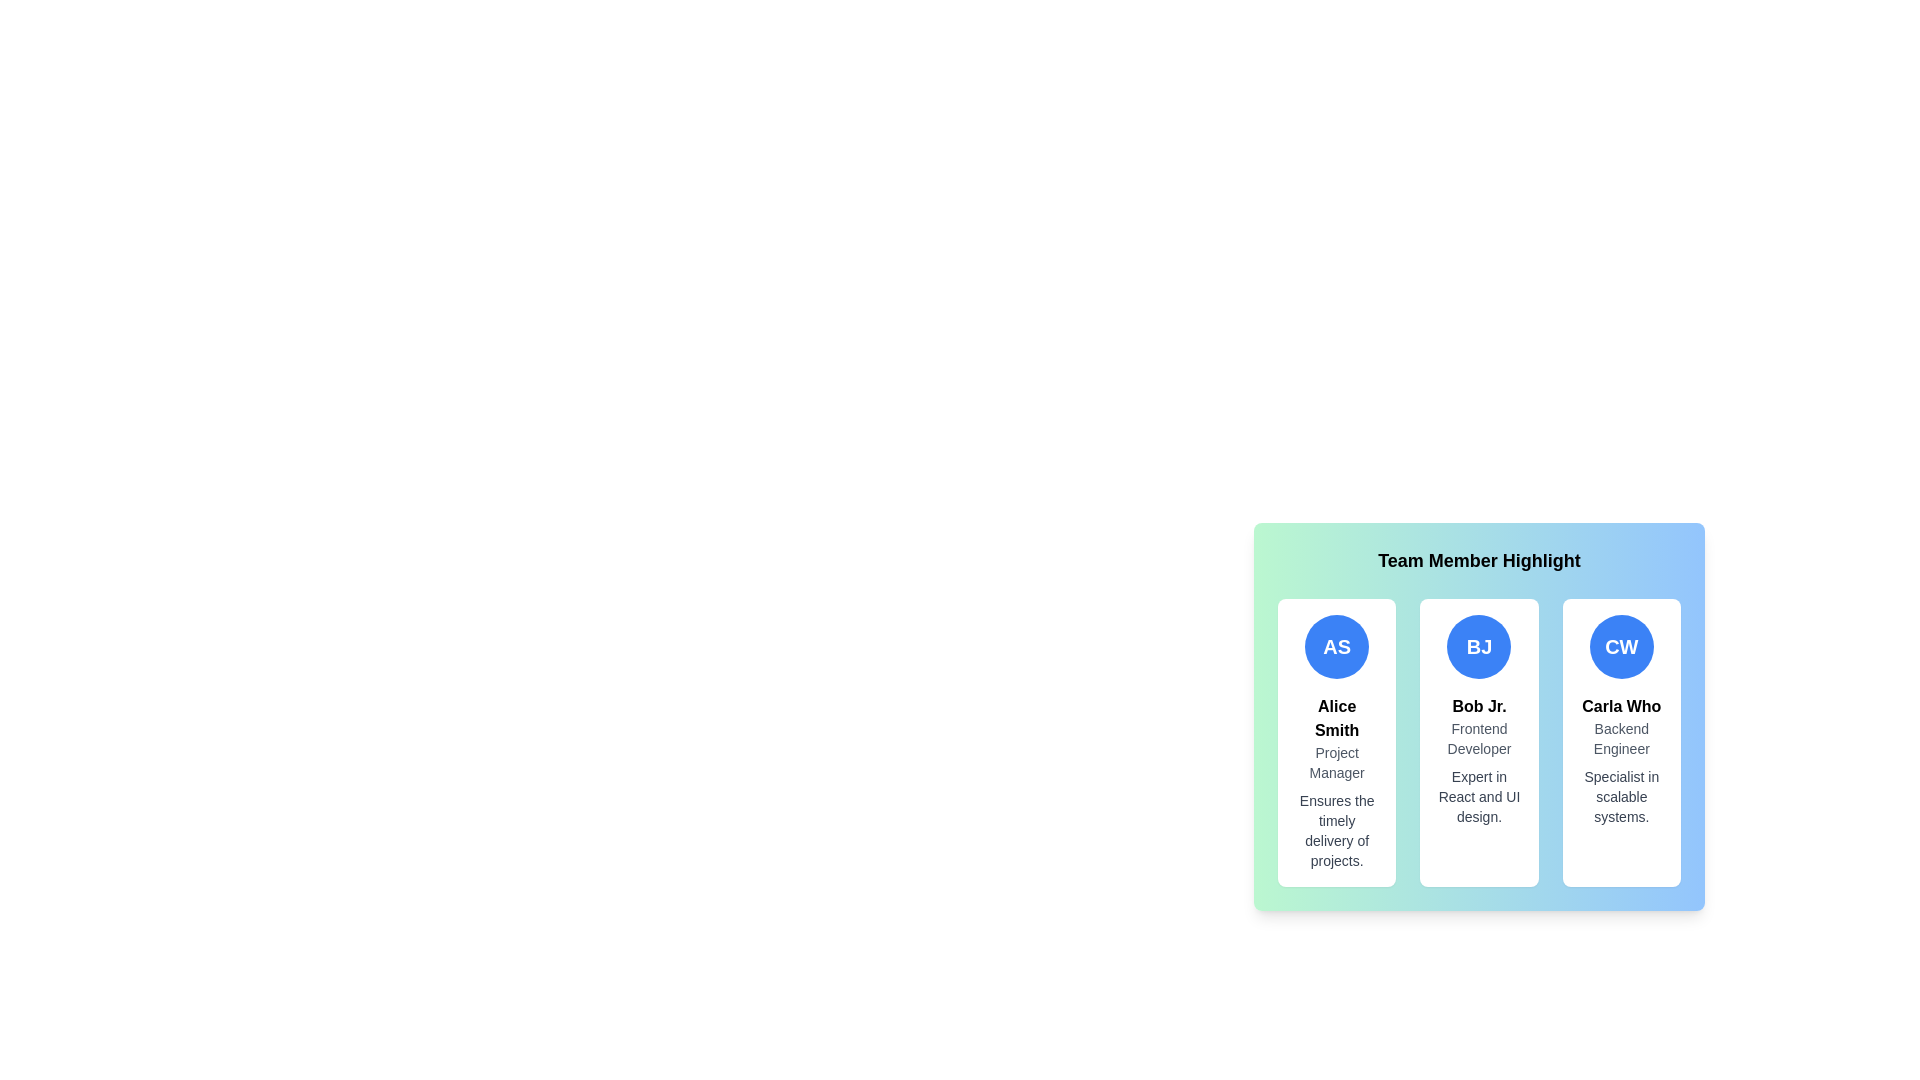  Describe the element at coordinates (1337, 647) in the screenshot. I see `the circular avatar icon with a blue background and white text displaying 'AS' at the top of the leftmost card` at that location.